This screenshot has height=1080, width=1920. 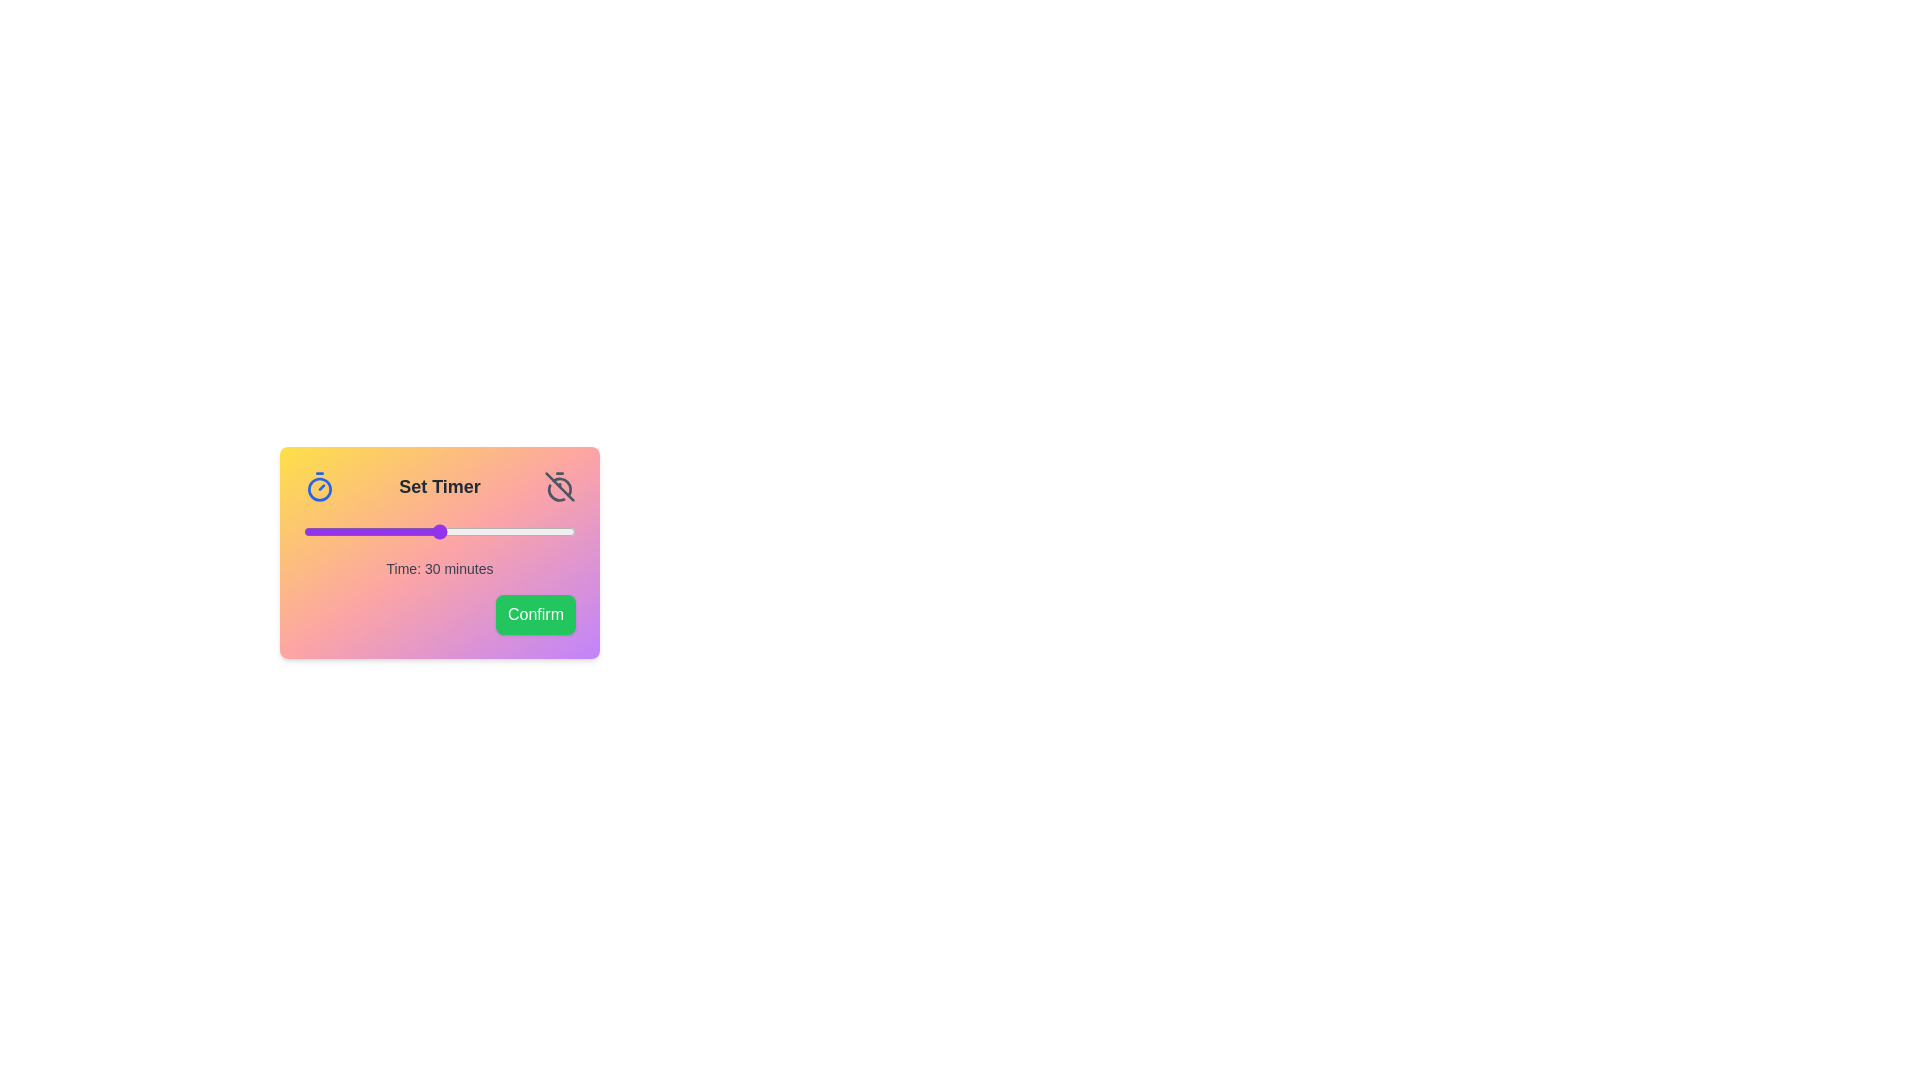 I want to click on the slider to set the timer to 15 minutes, so click(x=372, y=531).